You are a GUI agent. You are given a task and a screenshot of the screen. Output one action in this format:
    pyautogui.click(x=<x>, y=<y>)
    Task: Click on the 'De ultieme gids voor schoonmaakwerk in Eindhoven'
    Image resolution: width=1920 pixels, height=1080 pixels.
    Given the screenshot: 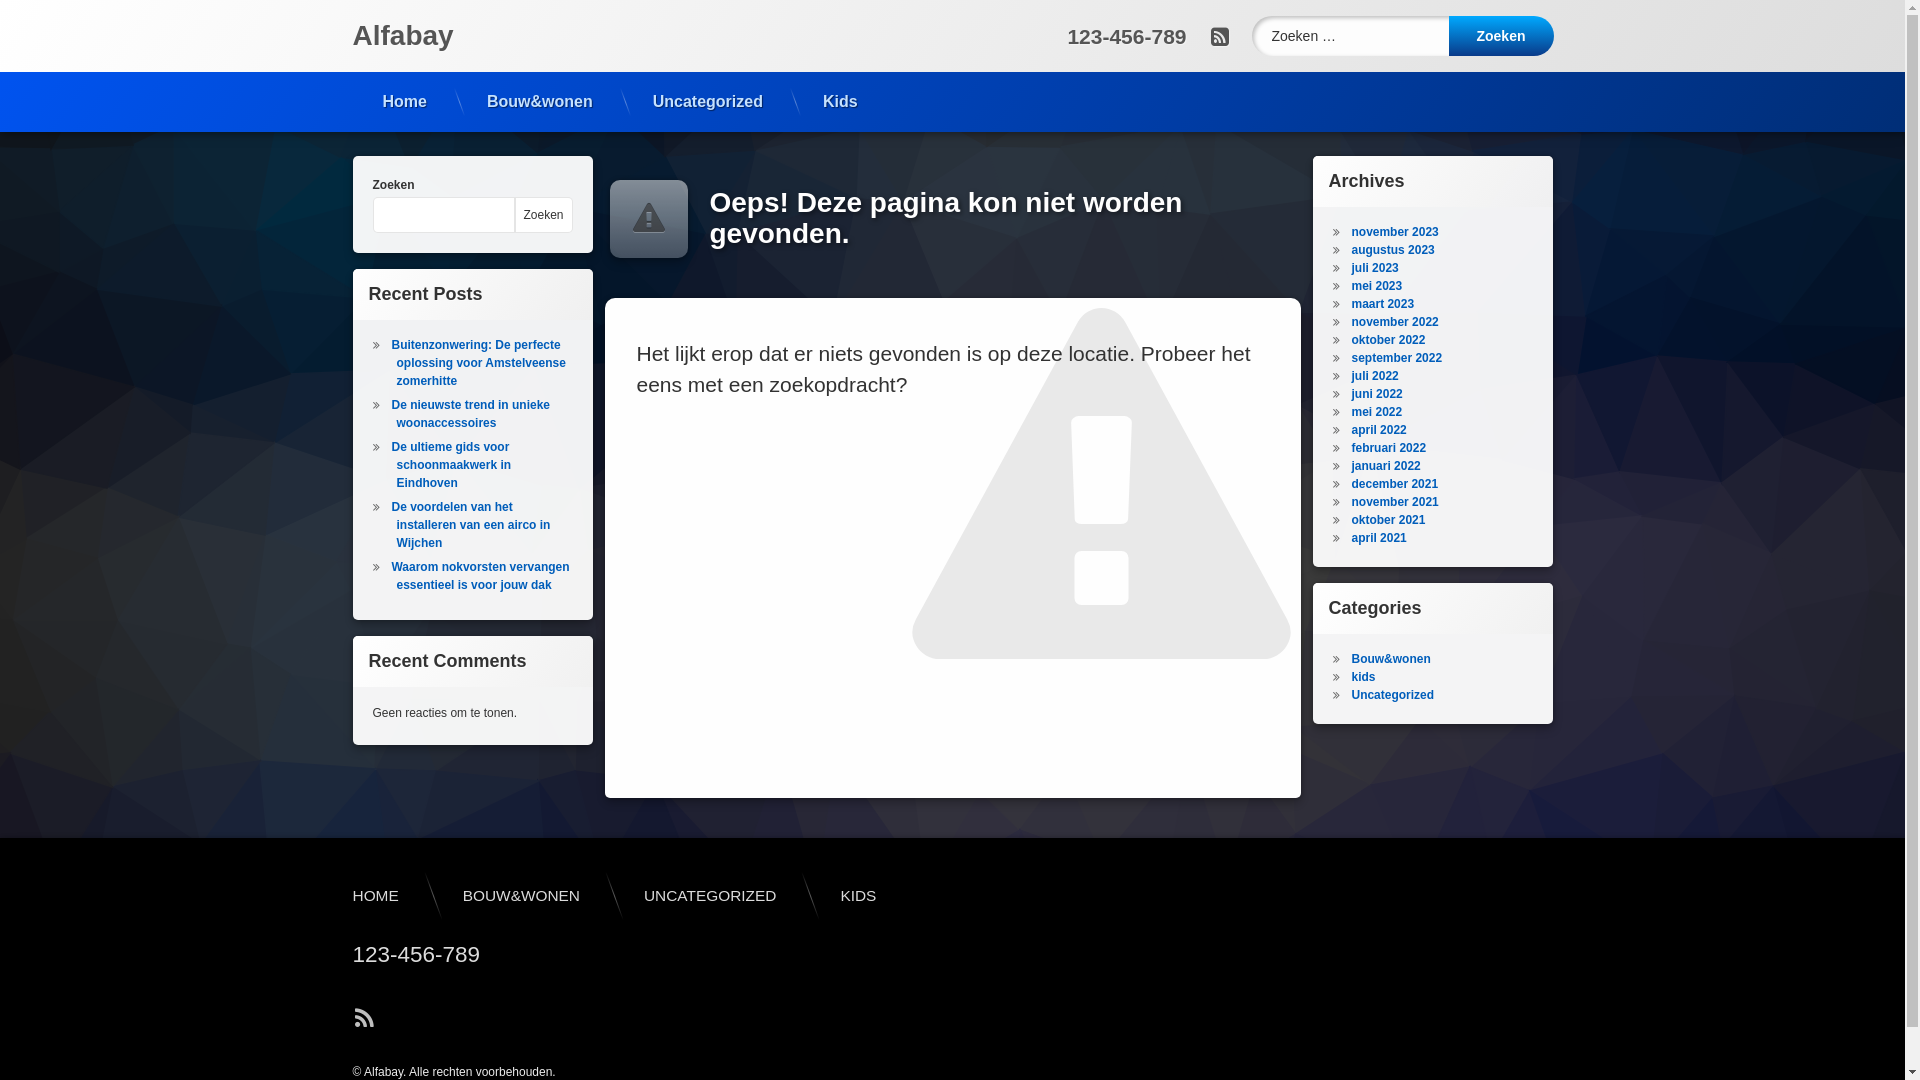 What is the action you would take?
    pyautogui.click(x=450, y=465)
    